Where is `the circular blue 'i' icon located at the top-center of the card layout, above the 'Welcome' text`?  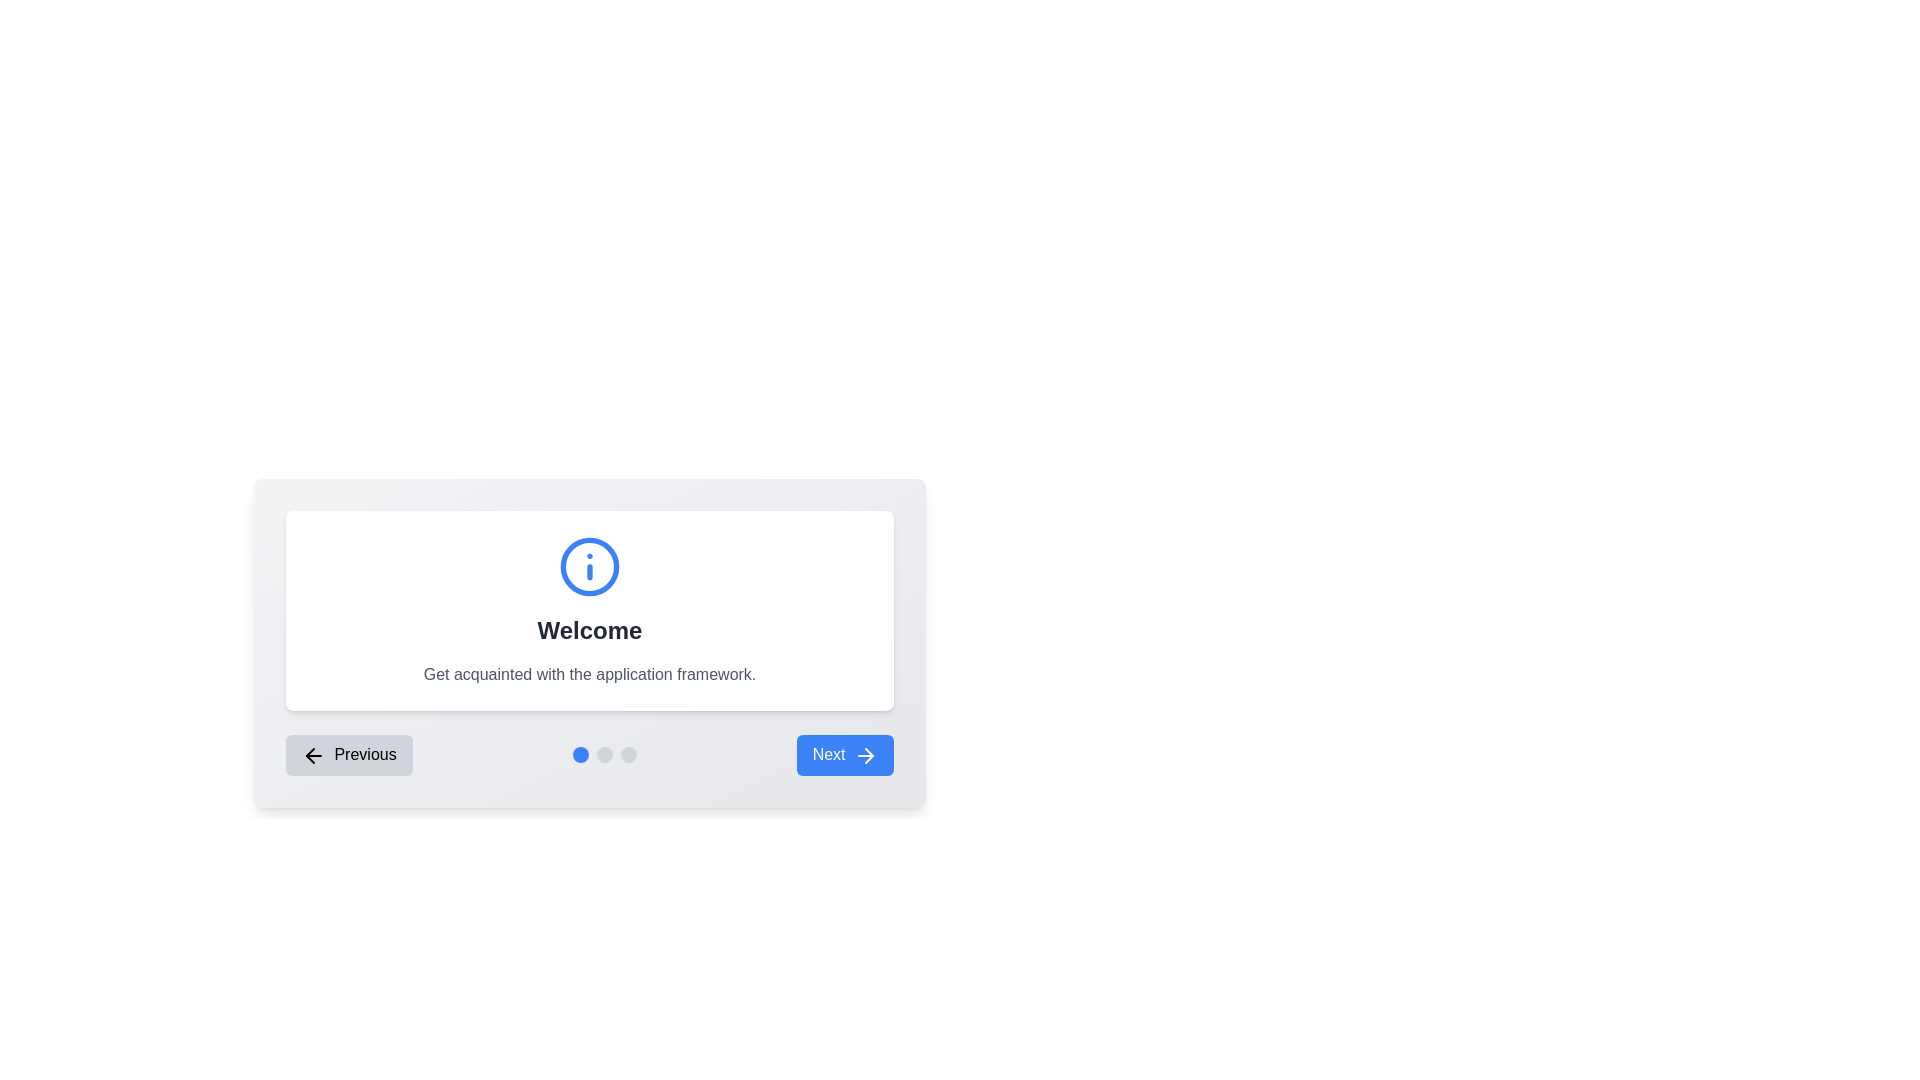 the circular blue 'i' icon located at the top-center of the card layout, above the 'Welcome' text is located at coordinates (589, 567).